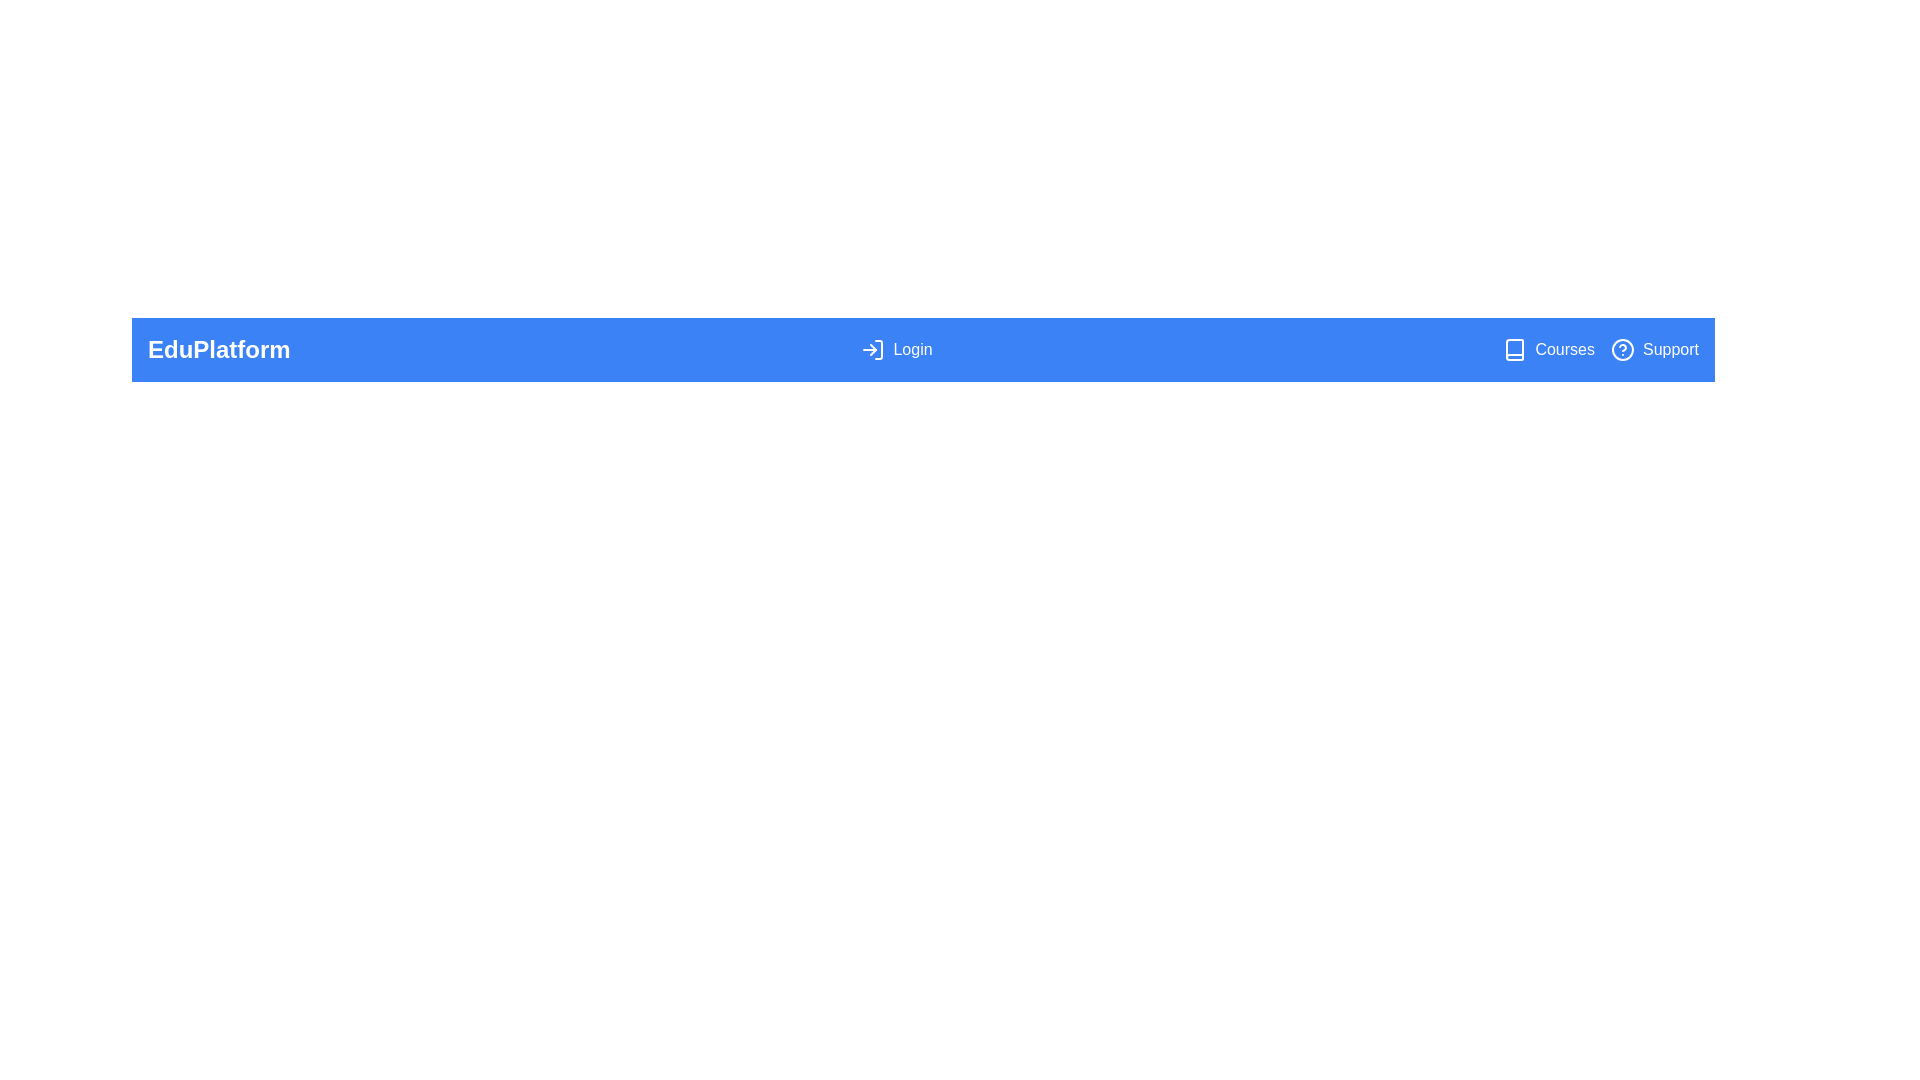  Describe the element at coordinates (896, 349) in the screenshot. I see `the interactive login button located in the blue header bar, positioned to the right of 'EduPlatform' and to the left of 'Courses' and 'Support'` at that location.